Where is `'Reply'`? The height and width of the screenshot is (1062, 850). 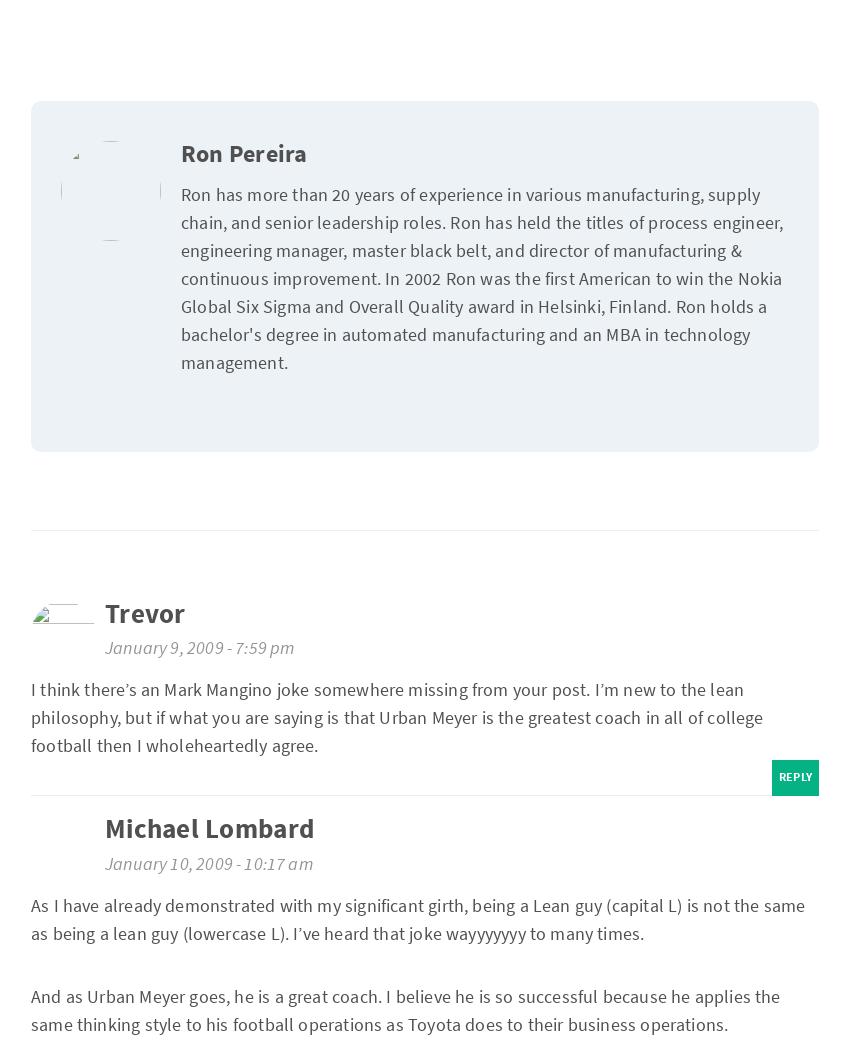 'Reply' is located at coordinates (794, 777).